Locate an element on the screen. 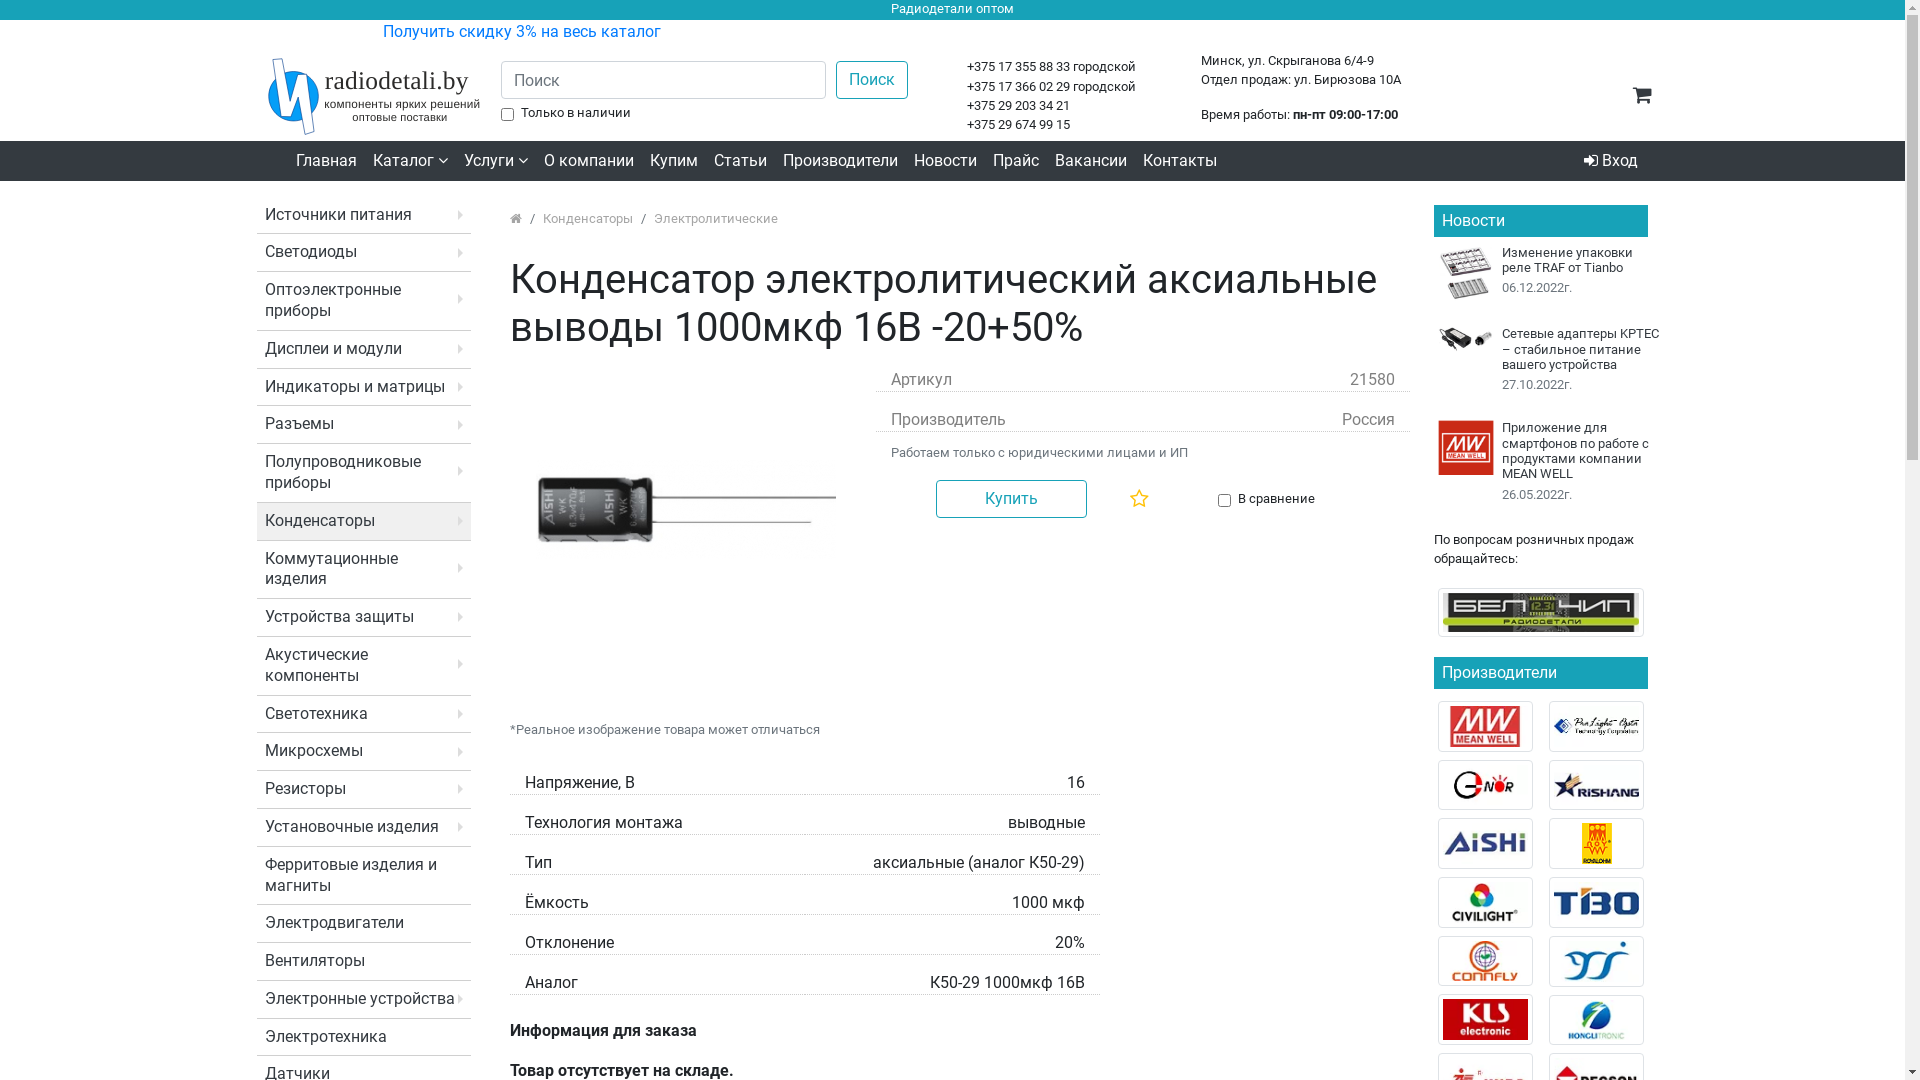 This screenshot has height=1080, width=1920. '+375 17 355 88 33' is located at coordinates (966, 65).